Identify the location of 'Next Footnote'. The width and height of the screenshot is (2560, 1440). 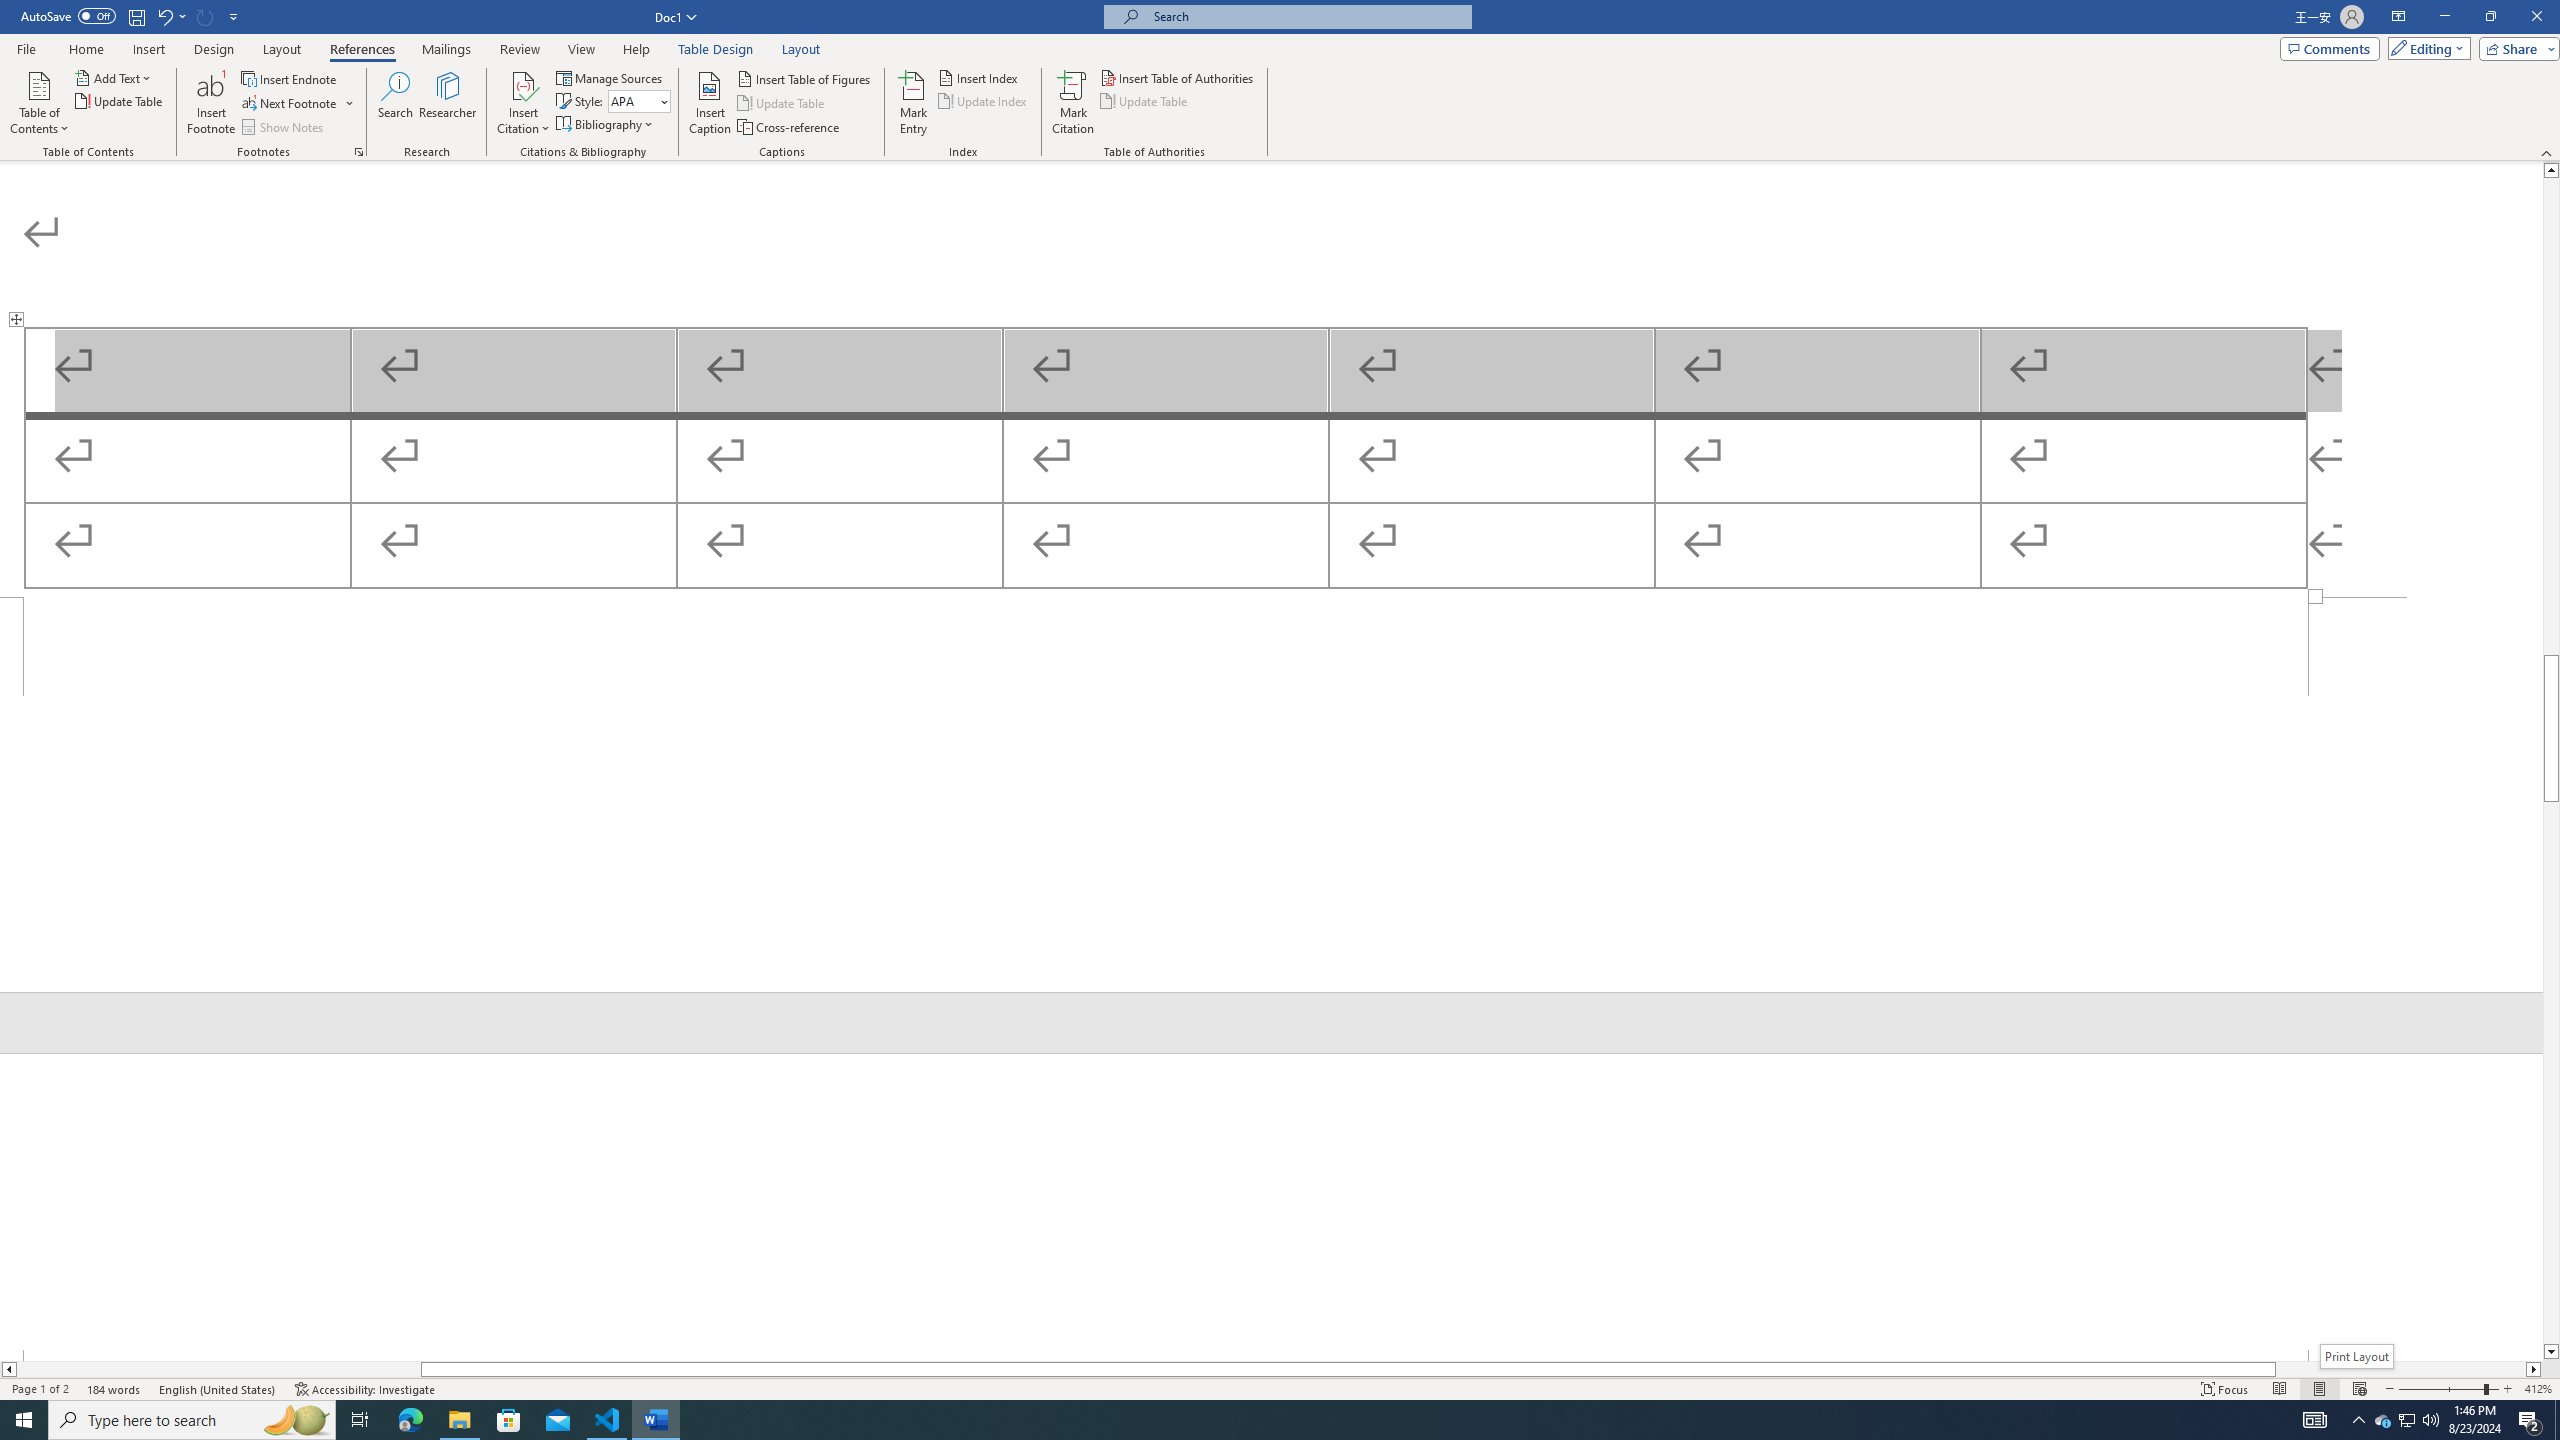
(289, 103).